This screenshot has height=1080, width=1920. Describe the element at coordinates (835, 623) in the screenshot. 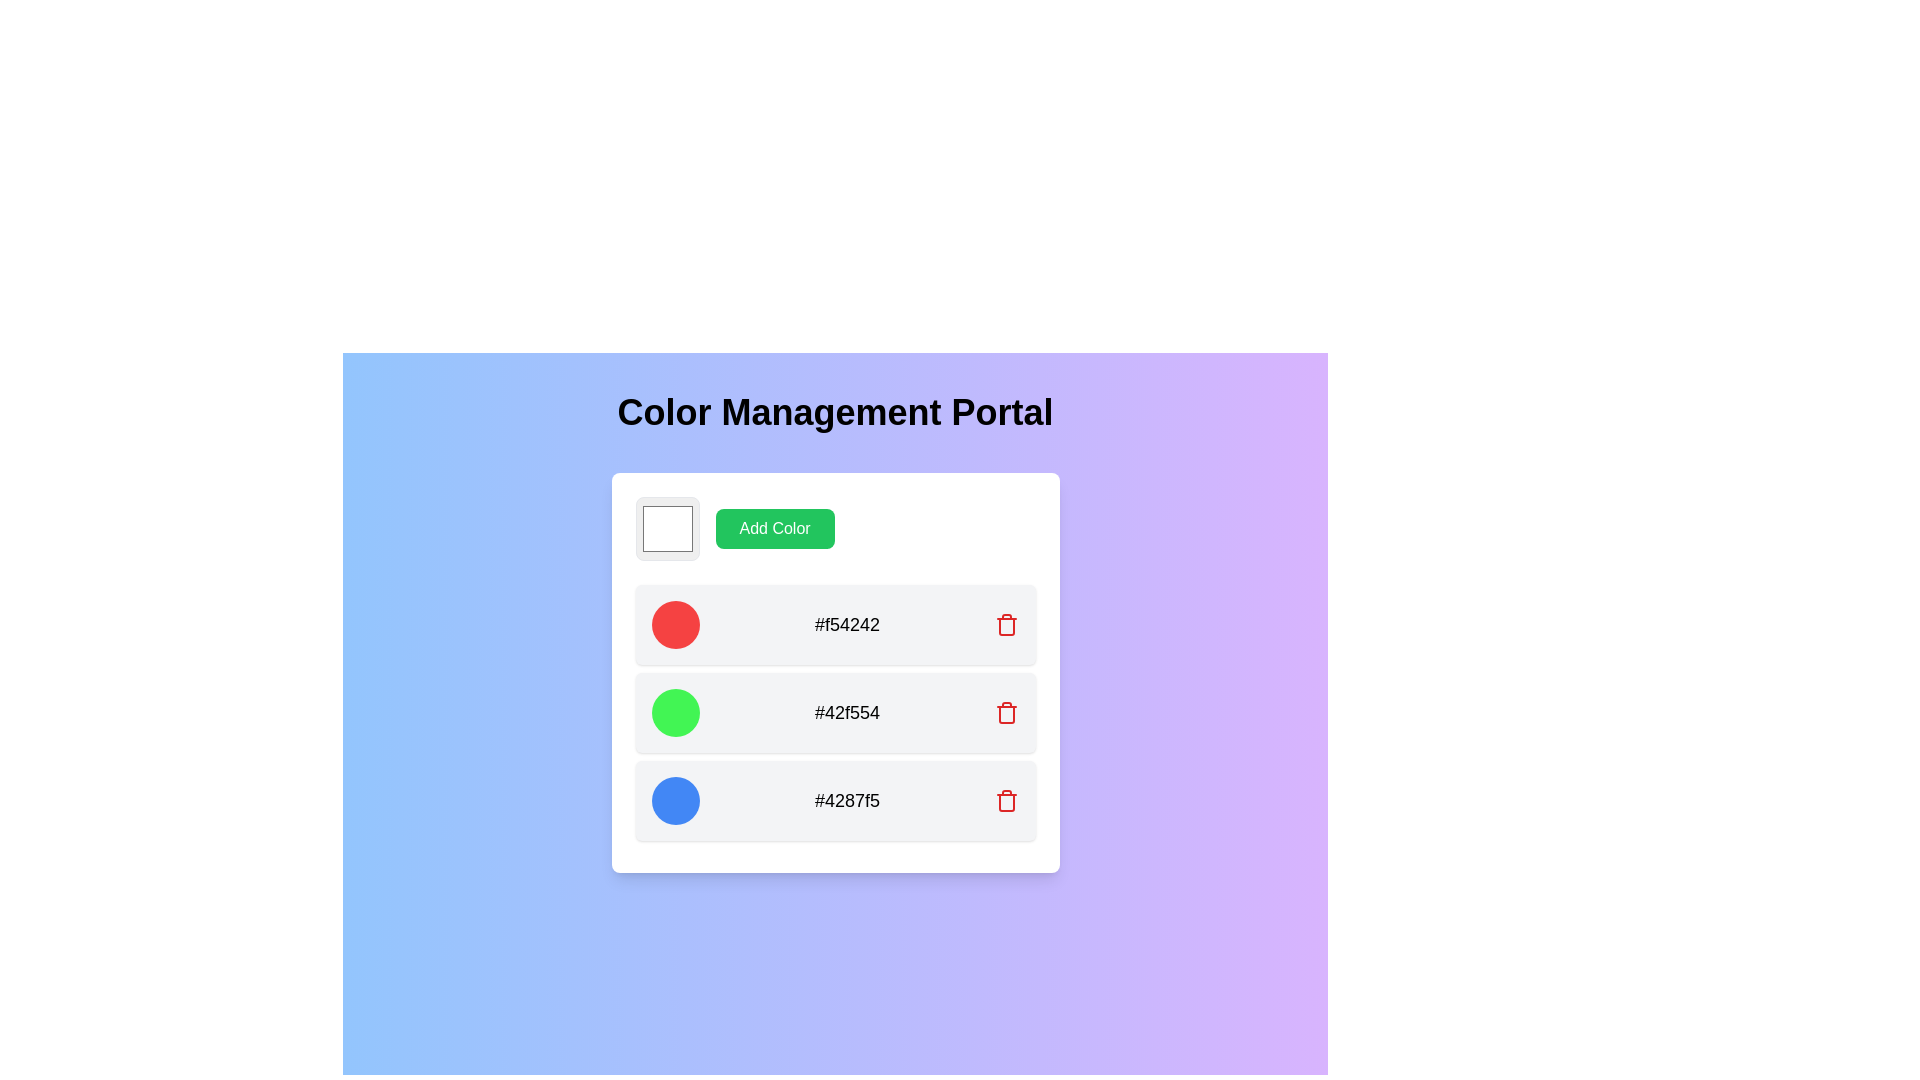

I see `the text '#f54242' in the first colored box, which contains a red circular icon on the left and a trash bin icon on the right` at that location.